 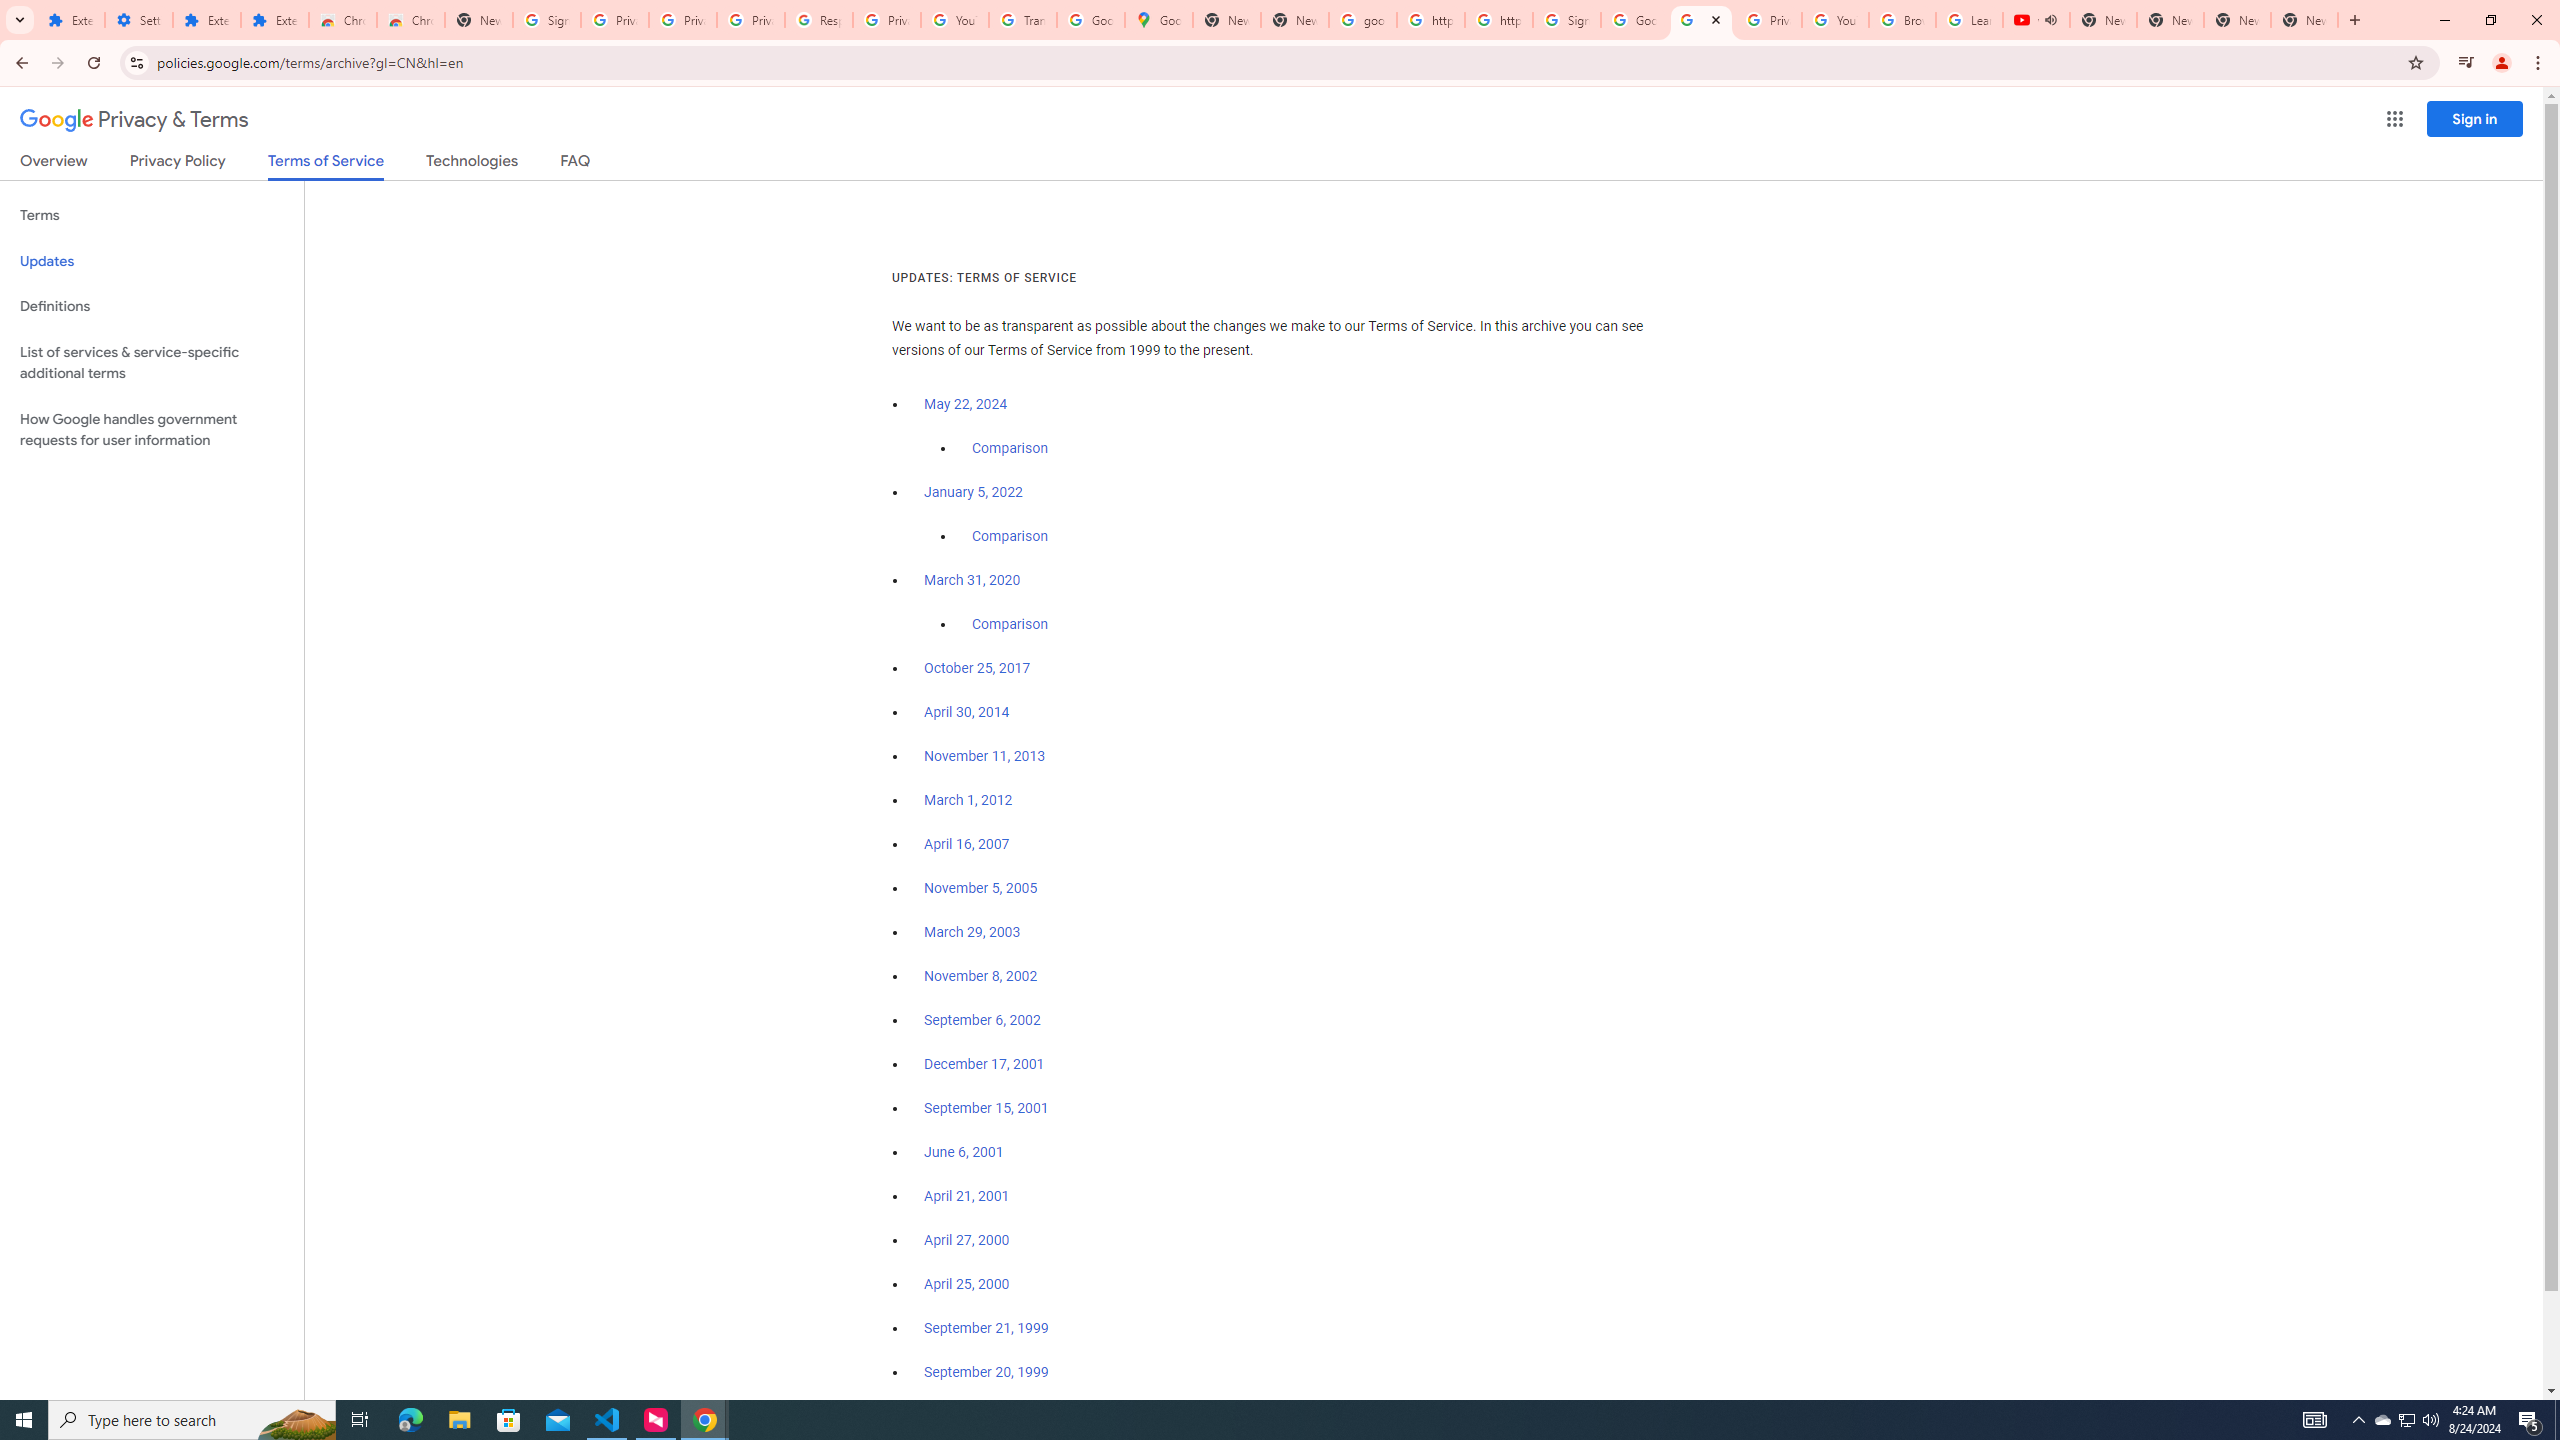 I want to click on 'March 29, 2003', so click(x=971, y=932).